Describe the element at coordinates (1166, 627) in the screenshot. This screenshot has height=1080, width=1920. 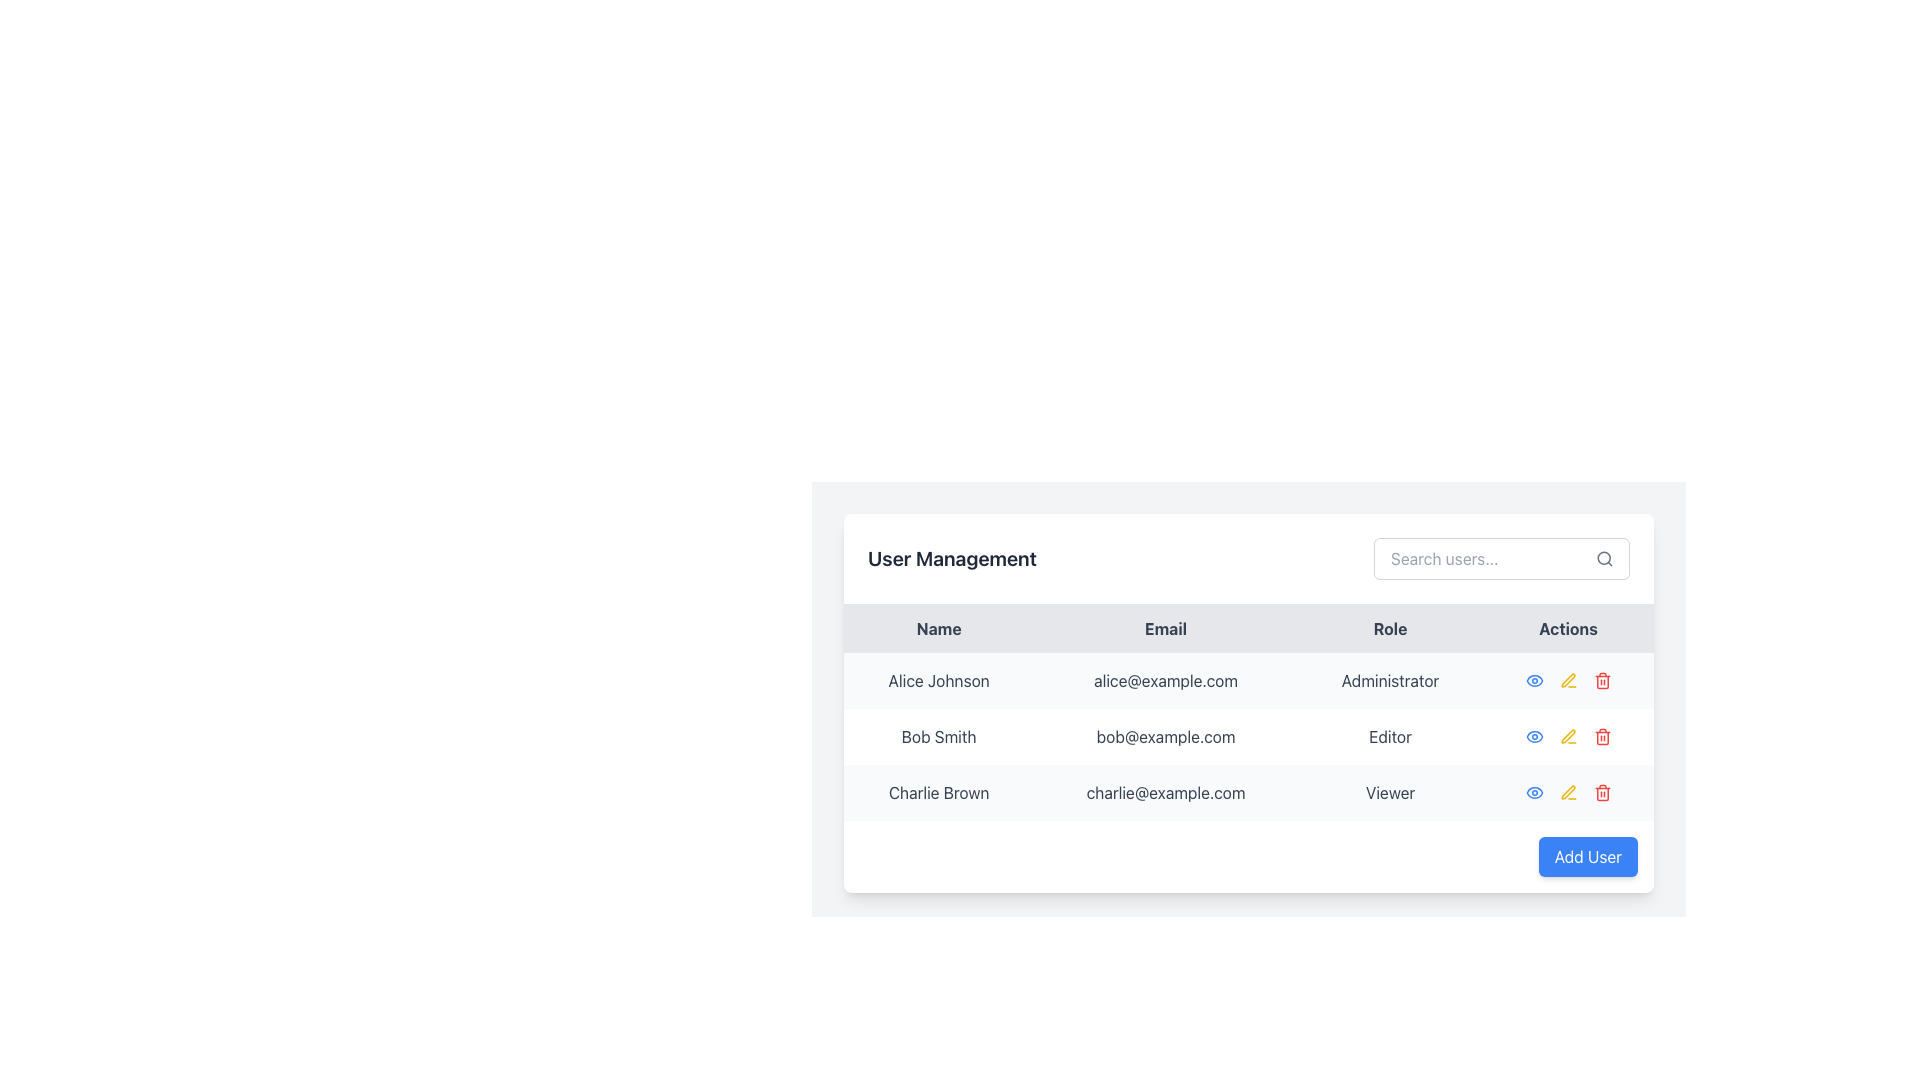
I see `the 'Email' table header, which is a bold dark text label on a light gray background, centrally aligned between the 'Name' and 'Role' headers in the table` at that location.